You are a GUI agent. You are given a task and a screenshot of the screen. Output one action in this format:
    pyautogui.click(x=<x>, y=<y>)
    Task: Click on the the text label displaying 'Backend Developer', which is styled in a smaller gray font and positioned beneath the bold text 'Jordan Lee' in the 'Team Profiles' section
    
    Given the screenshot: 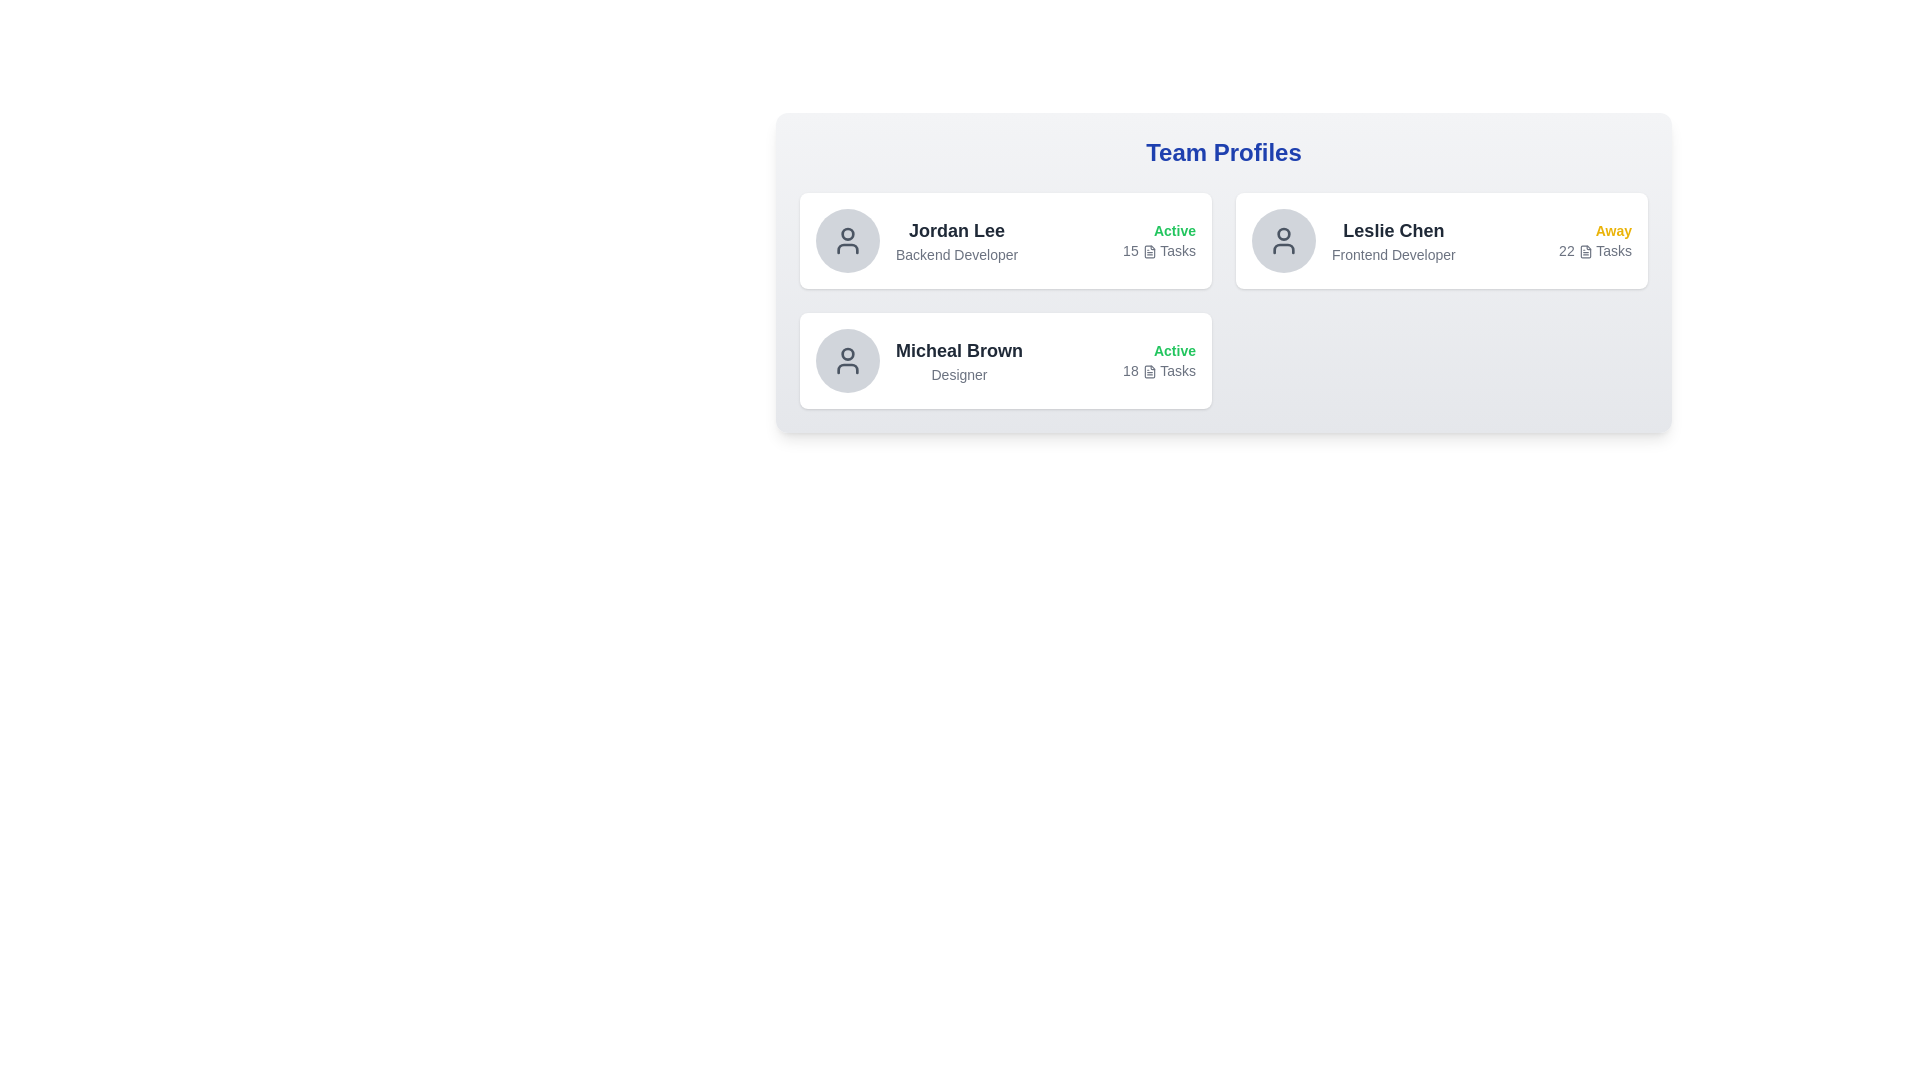 What is the action you would take?
    pyautogui.click(x=956, y=253)
    